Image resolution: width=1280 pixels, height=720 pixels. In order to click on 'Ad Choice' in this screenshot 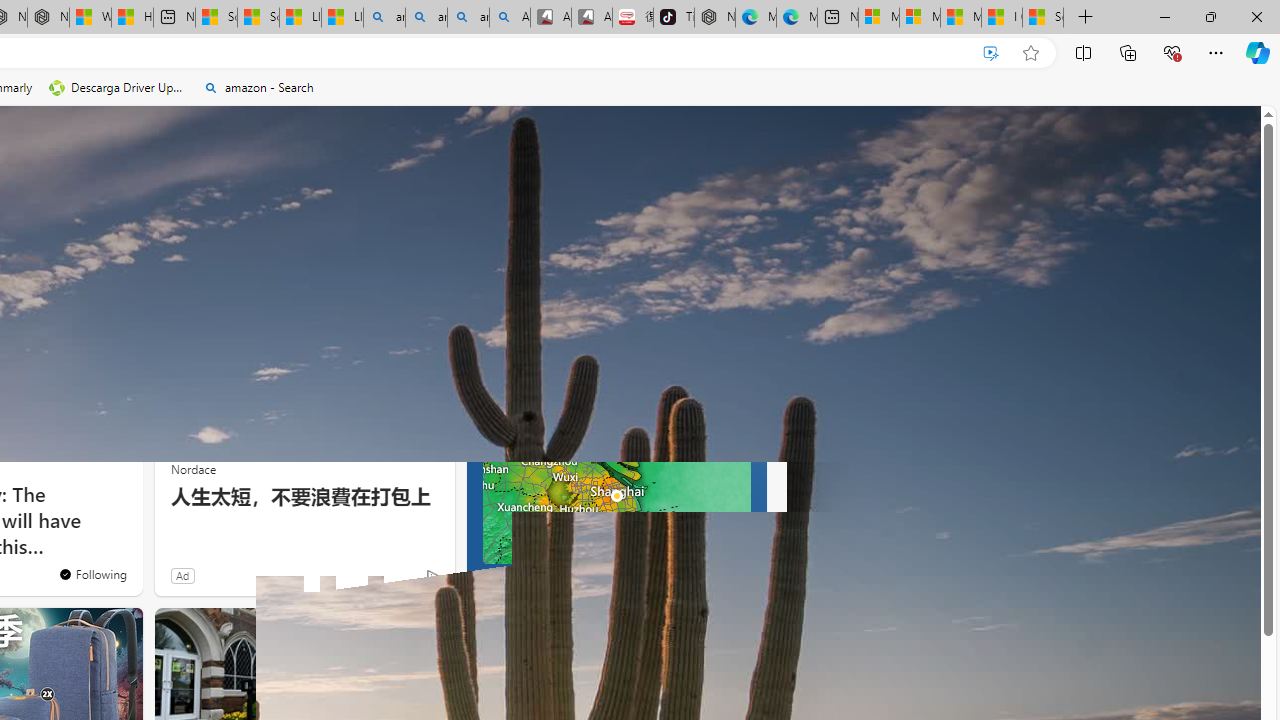, I will do `click(431, 575)`.